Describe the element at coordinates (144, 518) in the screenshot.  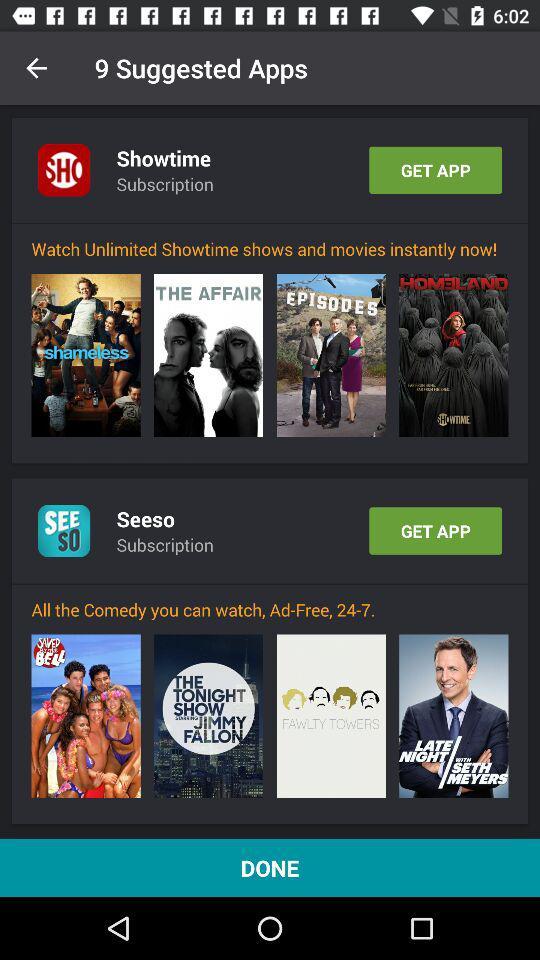
I see `item above the subscription icon` at that location.